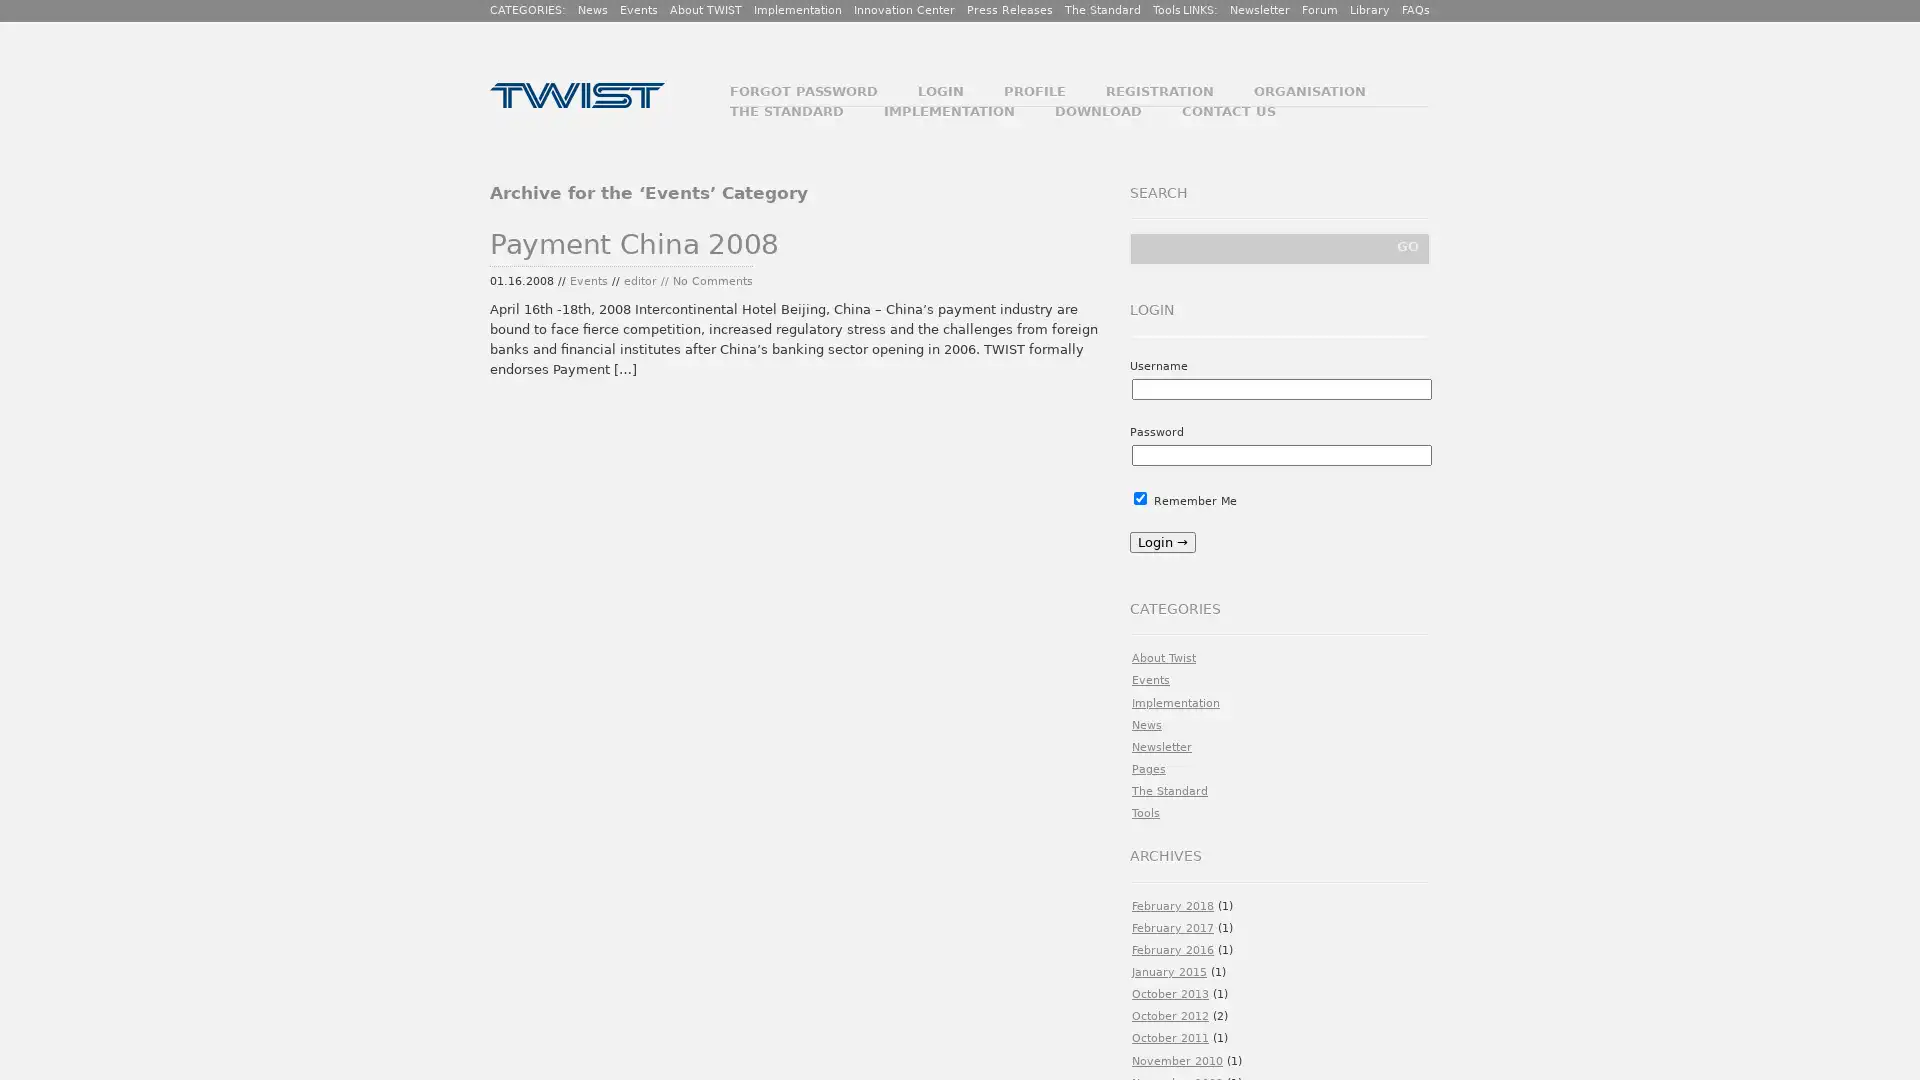  Describe the element at coordinates (1406, 245) in the screenshot. I see `GO` at that location.